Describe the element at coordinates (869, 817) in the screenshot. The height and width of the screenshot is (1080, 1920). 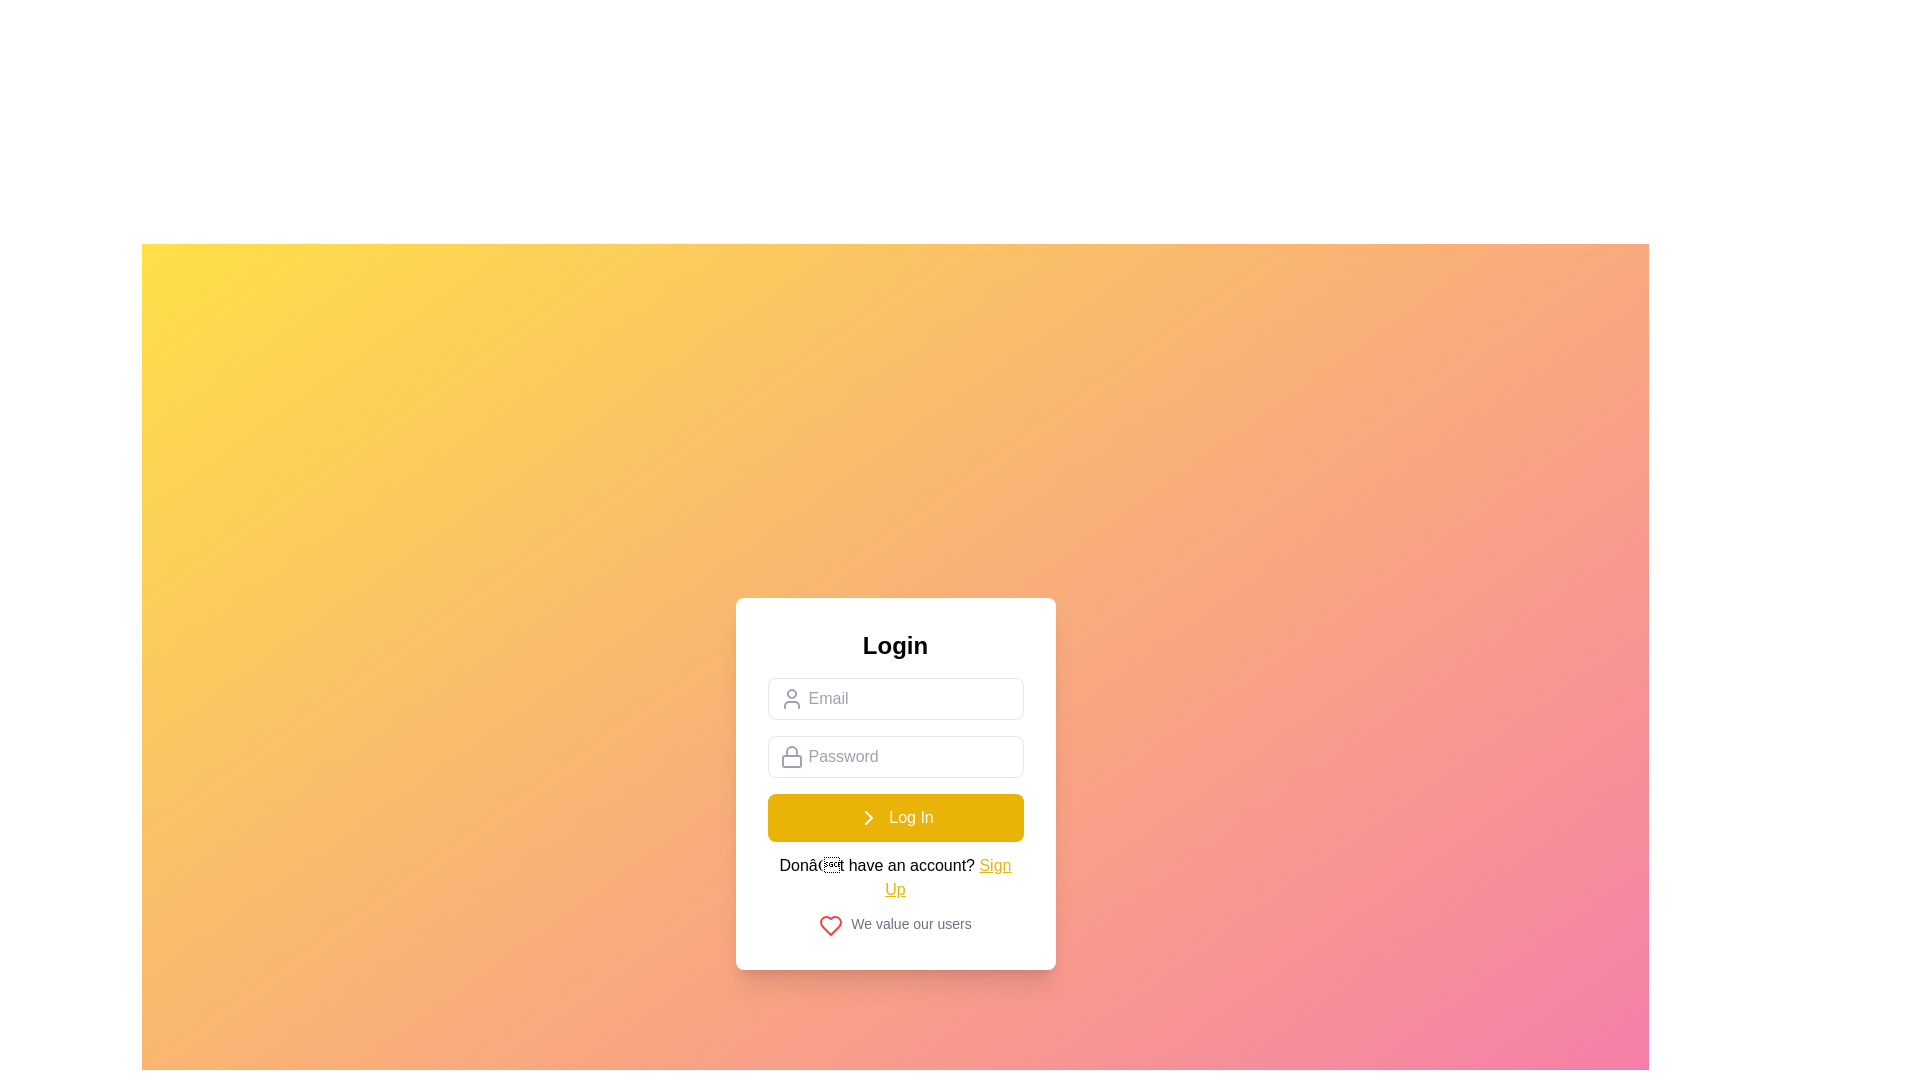
I see `the yellow 'Log In' button to interact with the right-pointing chevron SVG icon located on its left side` at that location.